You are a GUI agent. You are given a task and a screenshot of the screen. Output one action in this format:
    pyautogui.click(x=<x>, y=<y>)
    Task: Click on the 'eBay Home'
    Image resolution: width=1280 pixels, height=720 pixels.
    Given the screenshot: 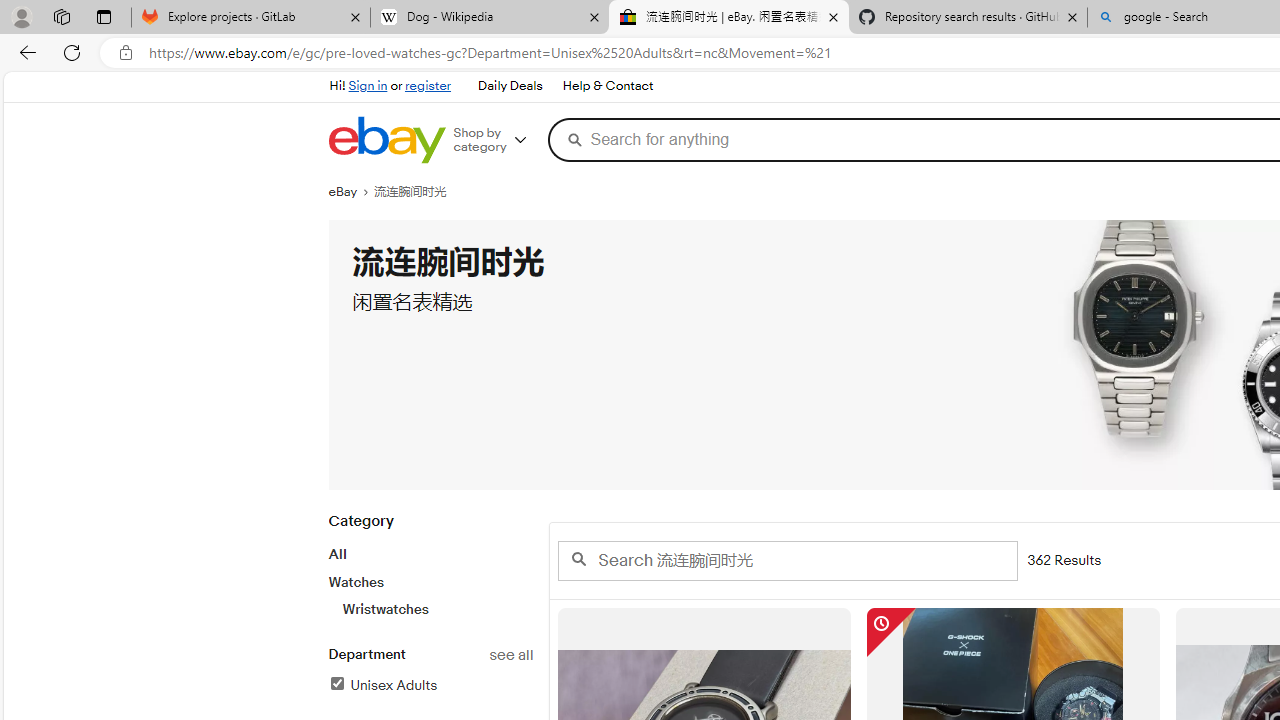 What is the action you would take?
    pyautogui.click(x=386, y=139)
    